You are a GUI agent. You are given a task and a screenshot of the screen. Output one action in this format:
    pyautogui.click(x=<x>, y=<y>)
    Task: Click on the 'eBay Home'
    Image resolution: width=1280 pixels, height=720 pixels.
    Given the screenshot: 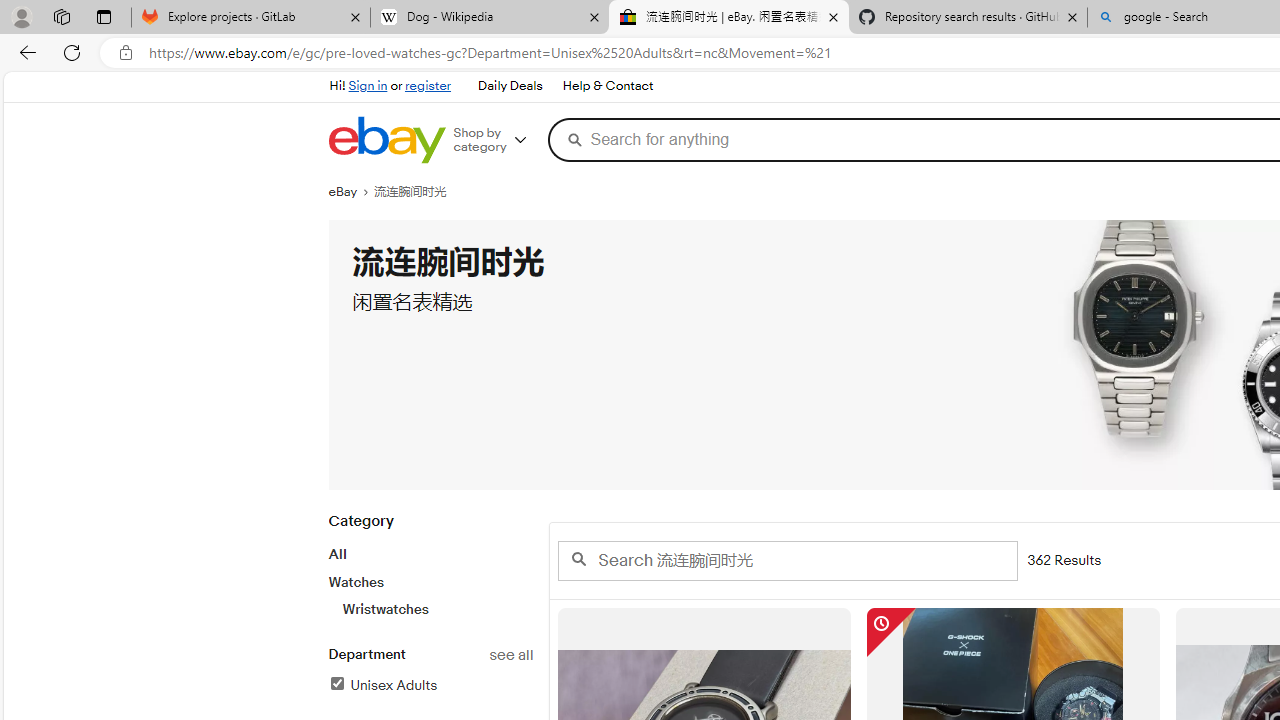 What is the action you would take?
    pyautogui.click(x=386, y=139)
    